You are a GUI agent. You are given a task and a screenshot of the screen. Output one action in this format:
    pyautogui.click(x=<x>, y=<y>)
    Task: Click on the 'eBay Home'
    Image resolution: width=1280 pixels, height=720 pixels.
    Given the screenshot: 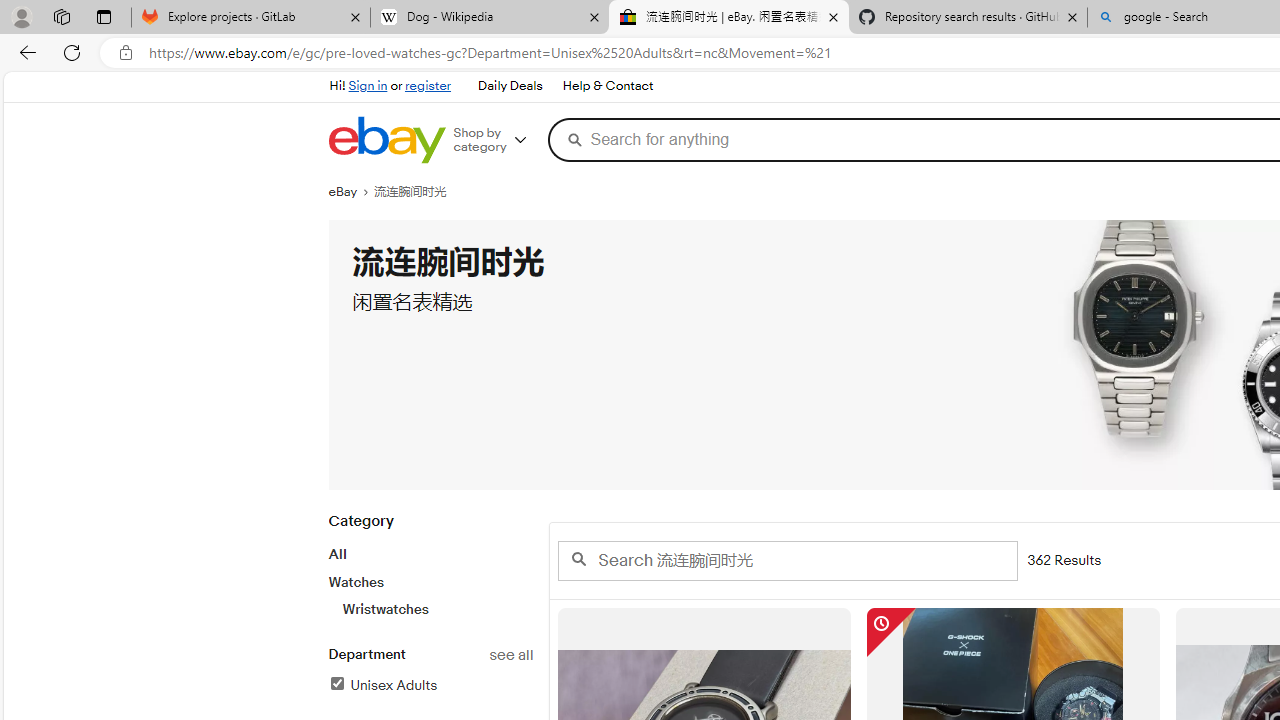 What is the action you would take?
    pyautogui.click(x=386, y=139)
    